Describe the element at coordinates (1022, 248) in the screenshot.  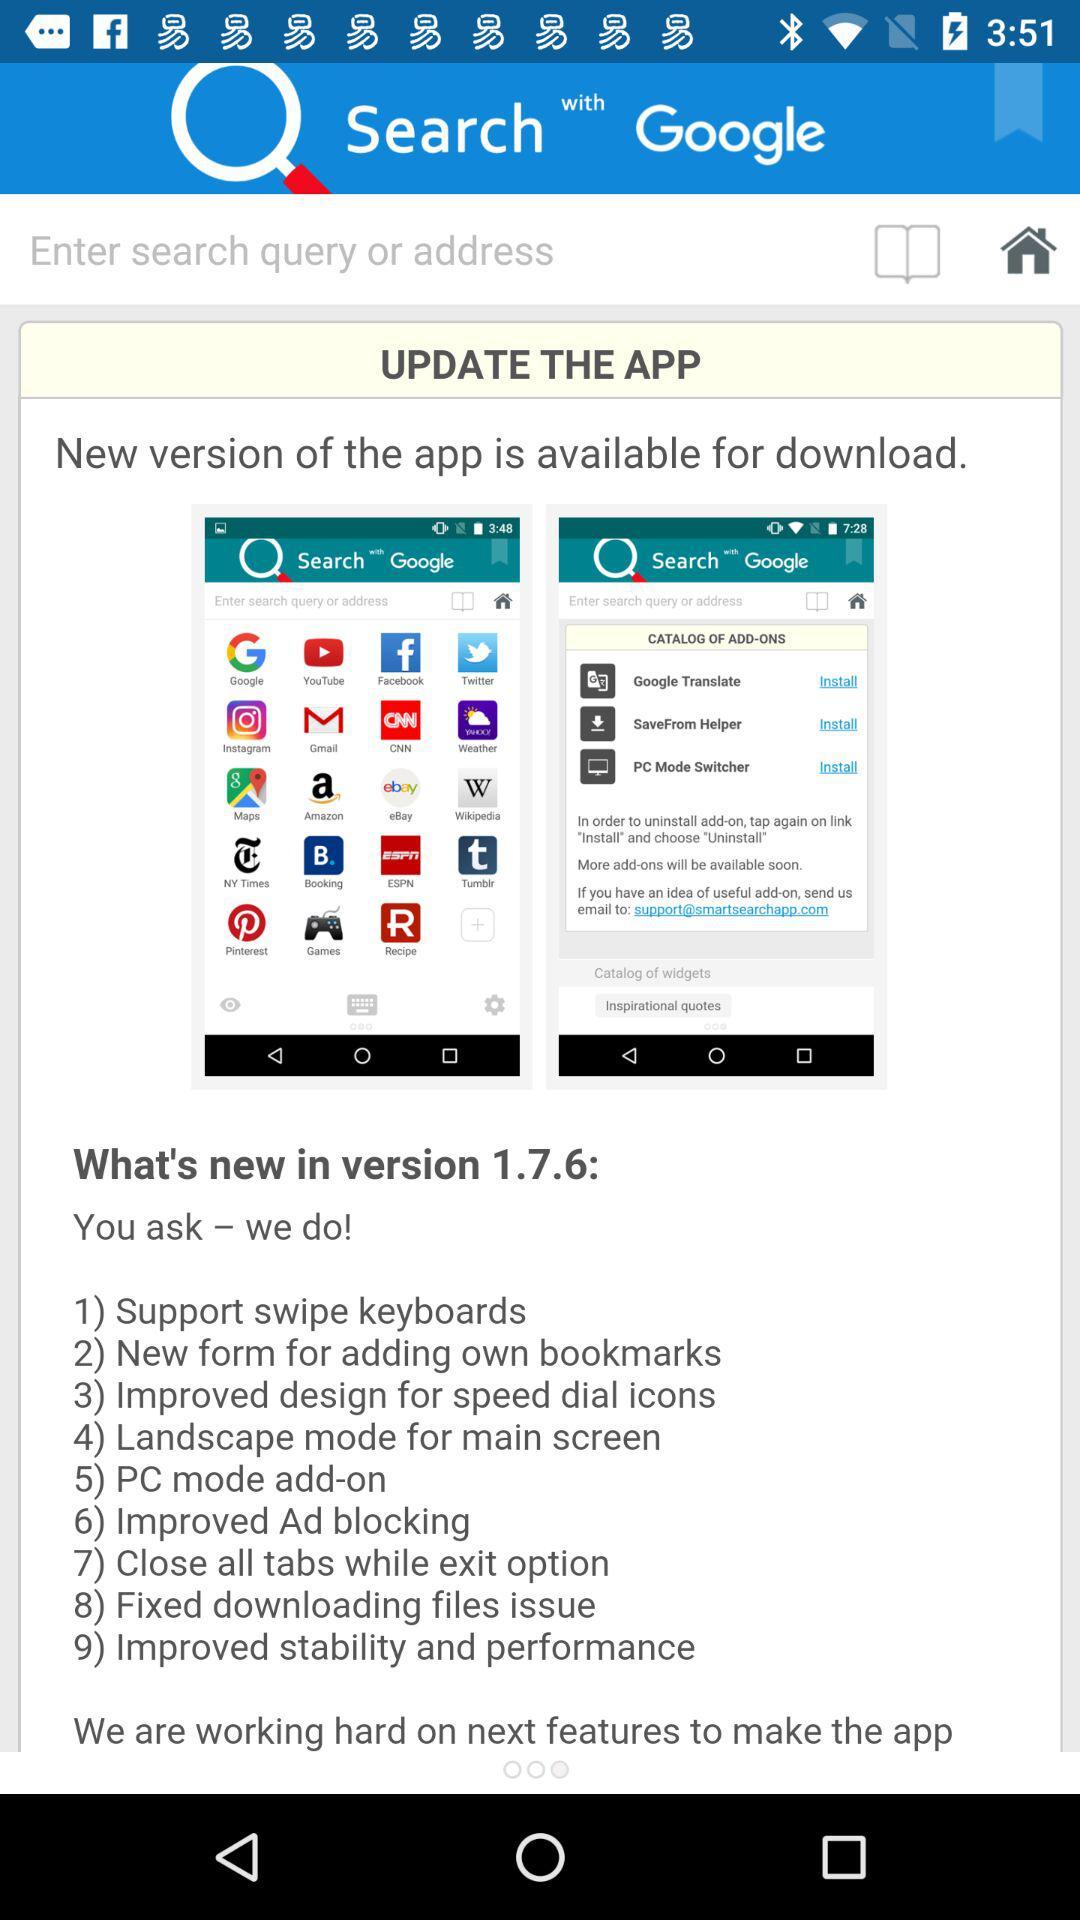
I see `the home icon` at that location.